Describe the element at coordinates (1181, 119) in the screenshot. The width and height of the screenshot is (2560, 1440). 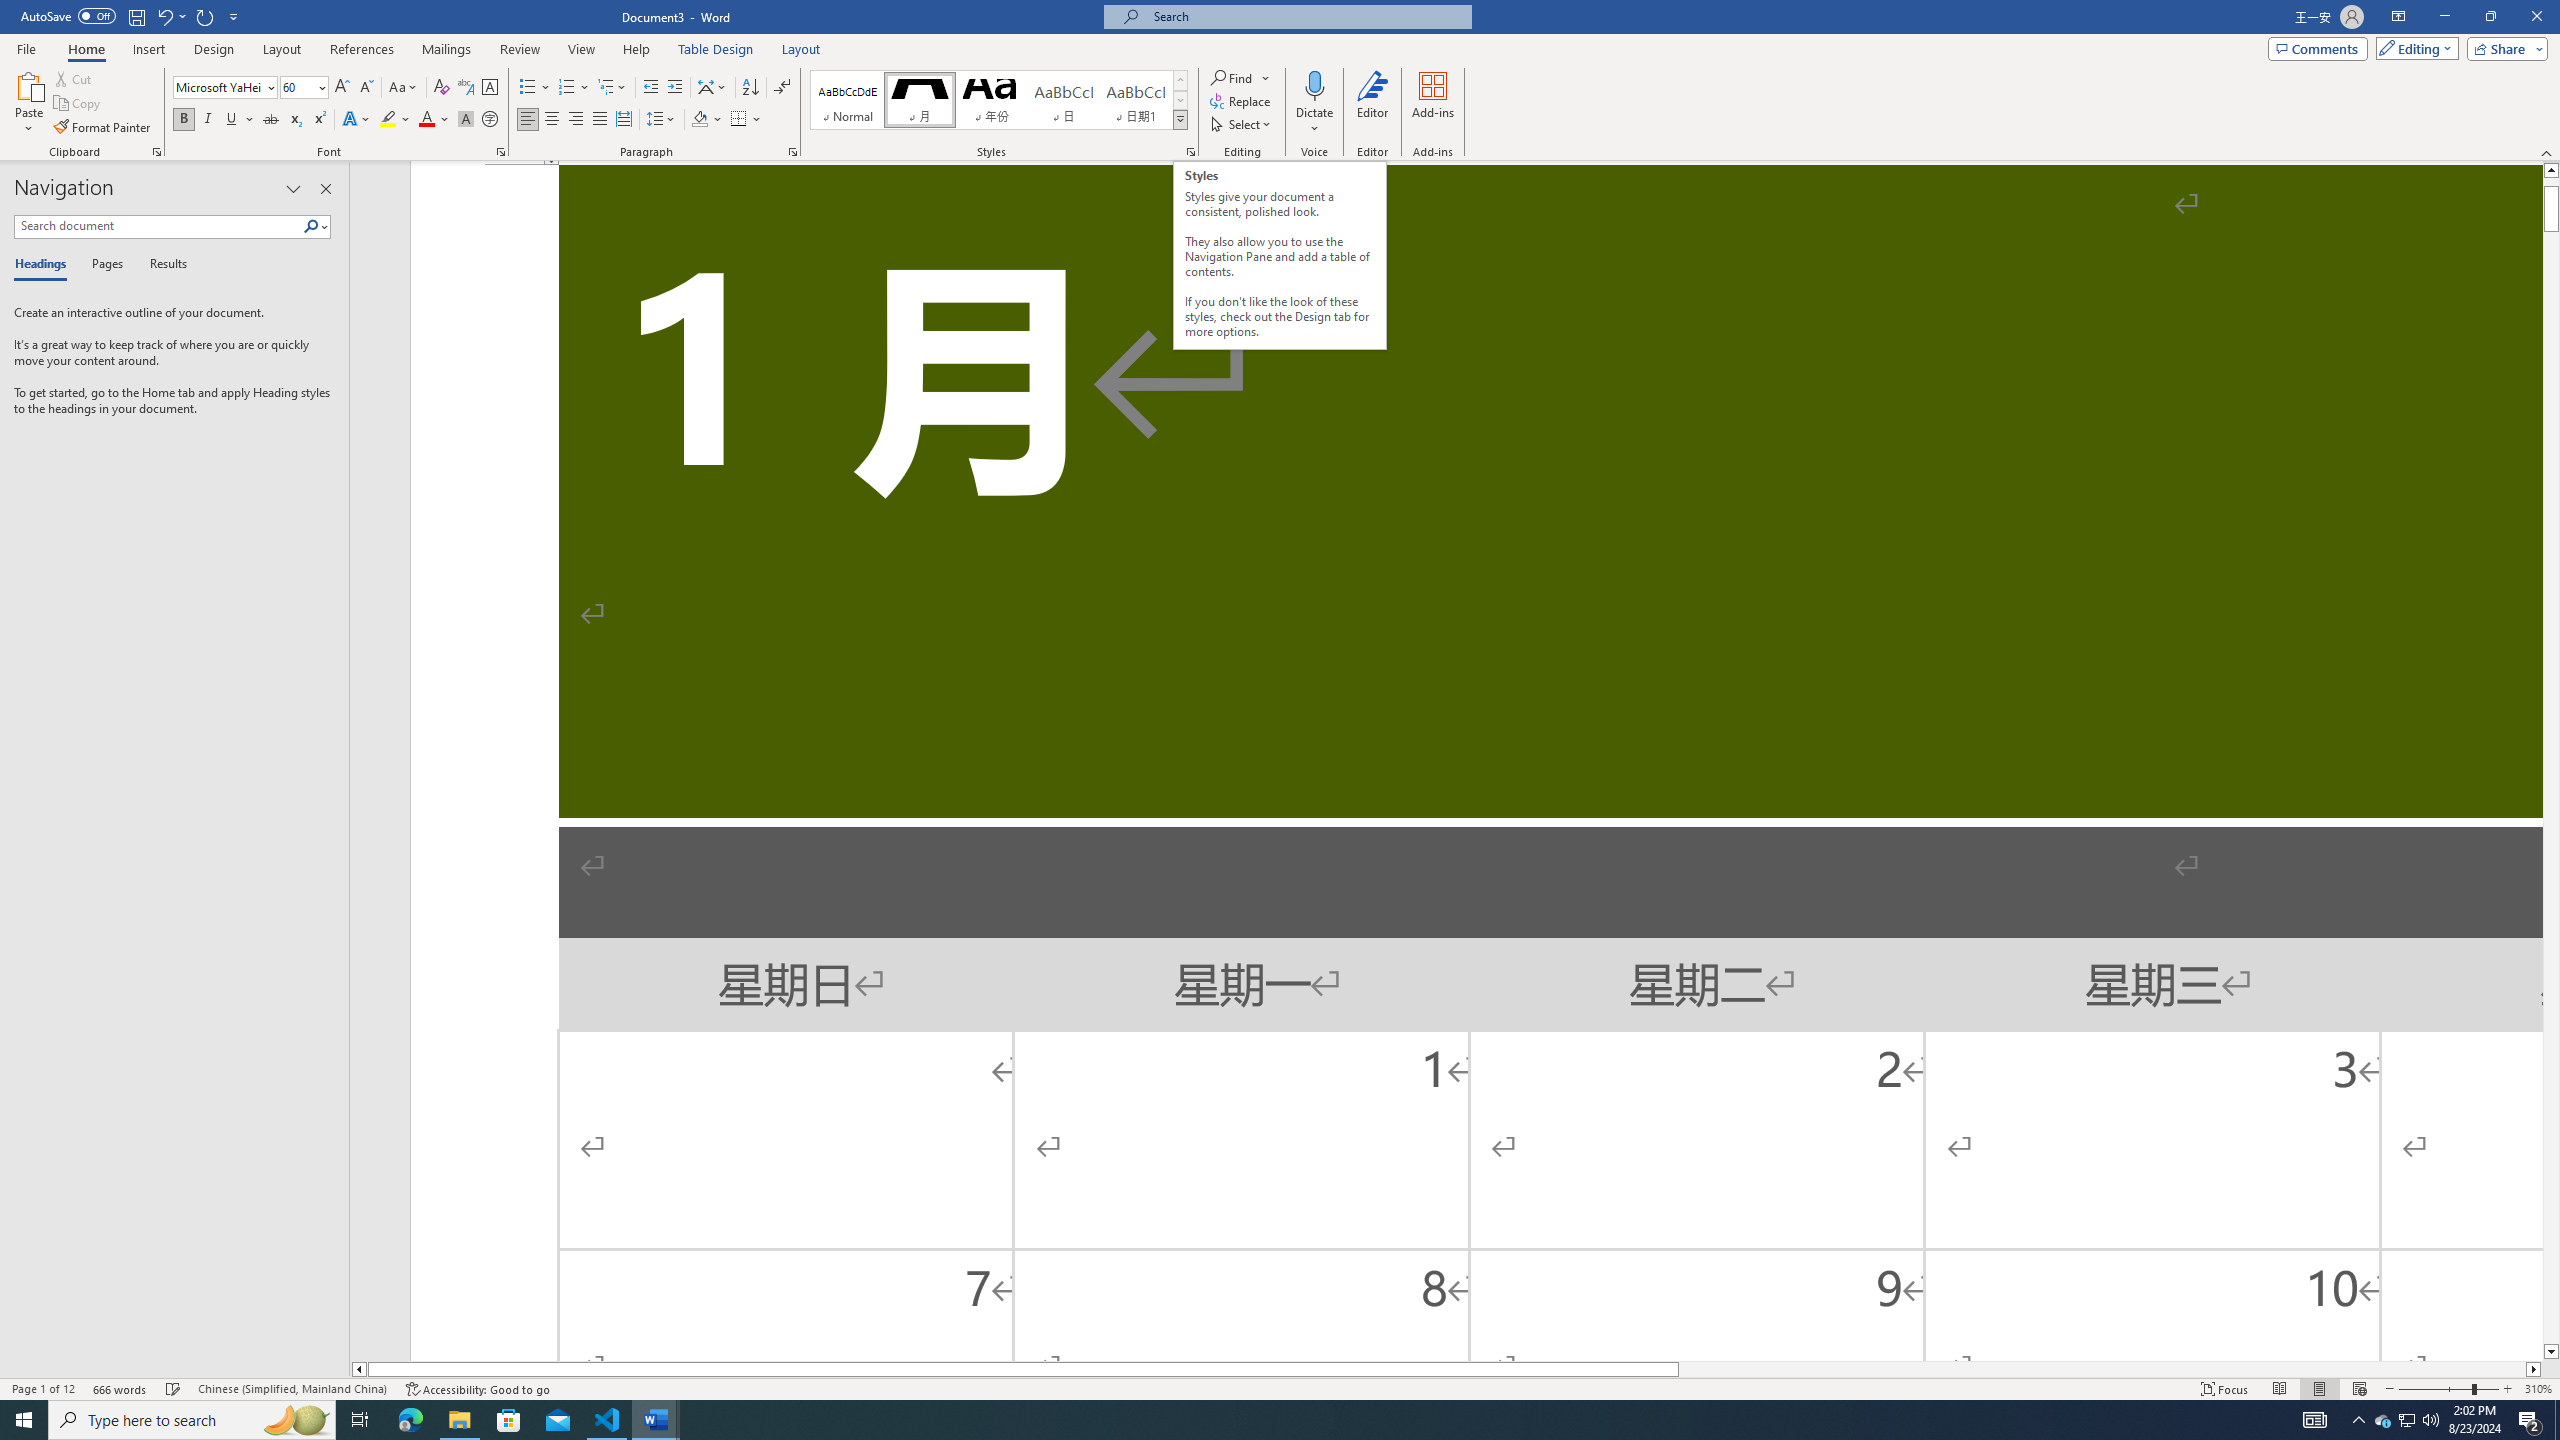
I see `'Class: NetUIImage'` at that location.